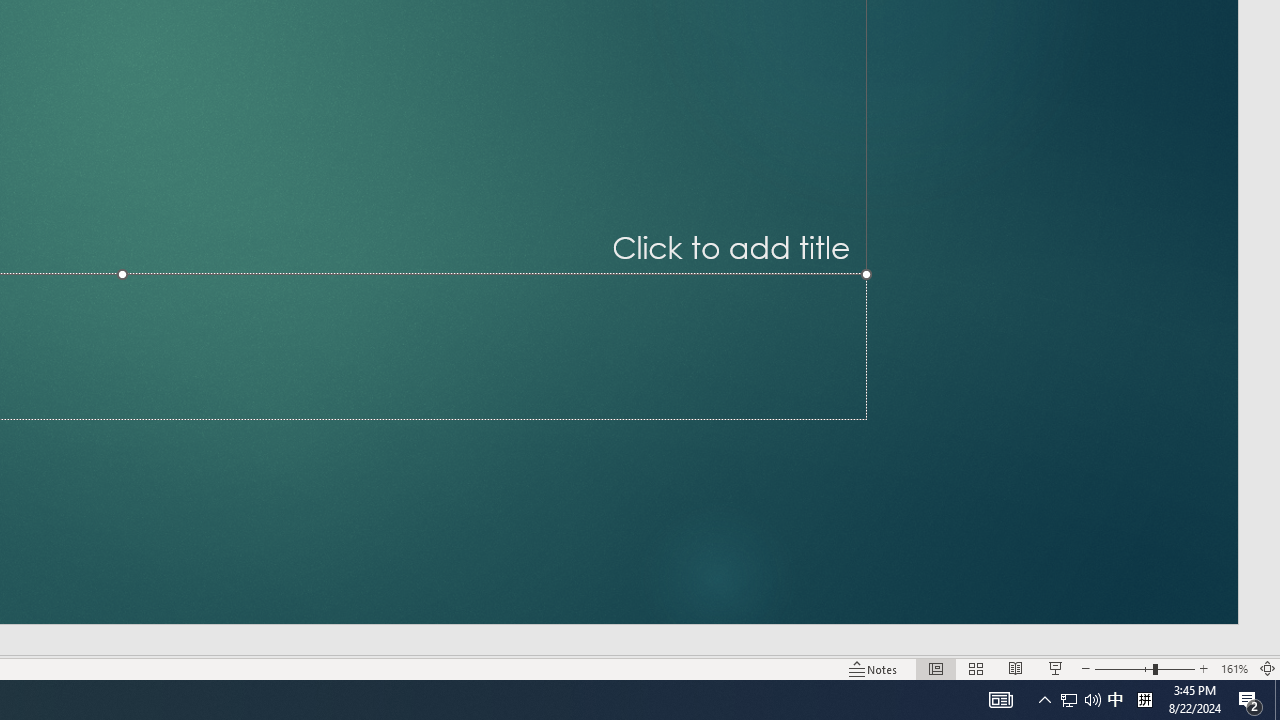 This screenshot has height=720, width=1280. I want to click on 'Zoom Out', so click(1123, 669).